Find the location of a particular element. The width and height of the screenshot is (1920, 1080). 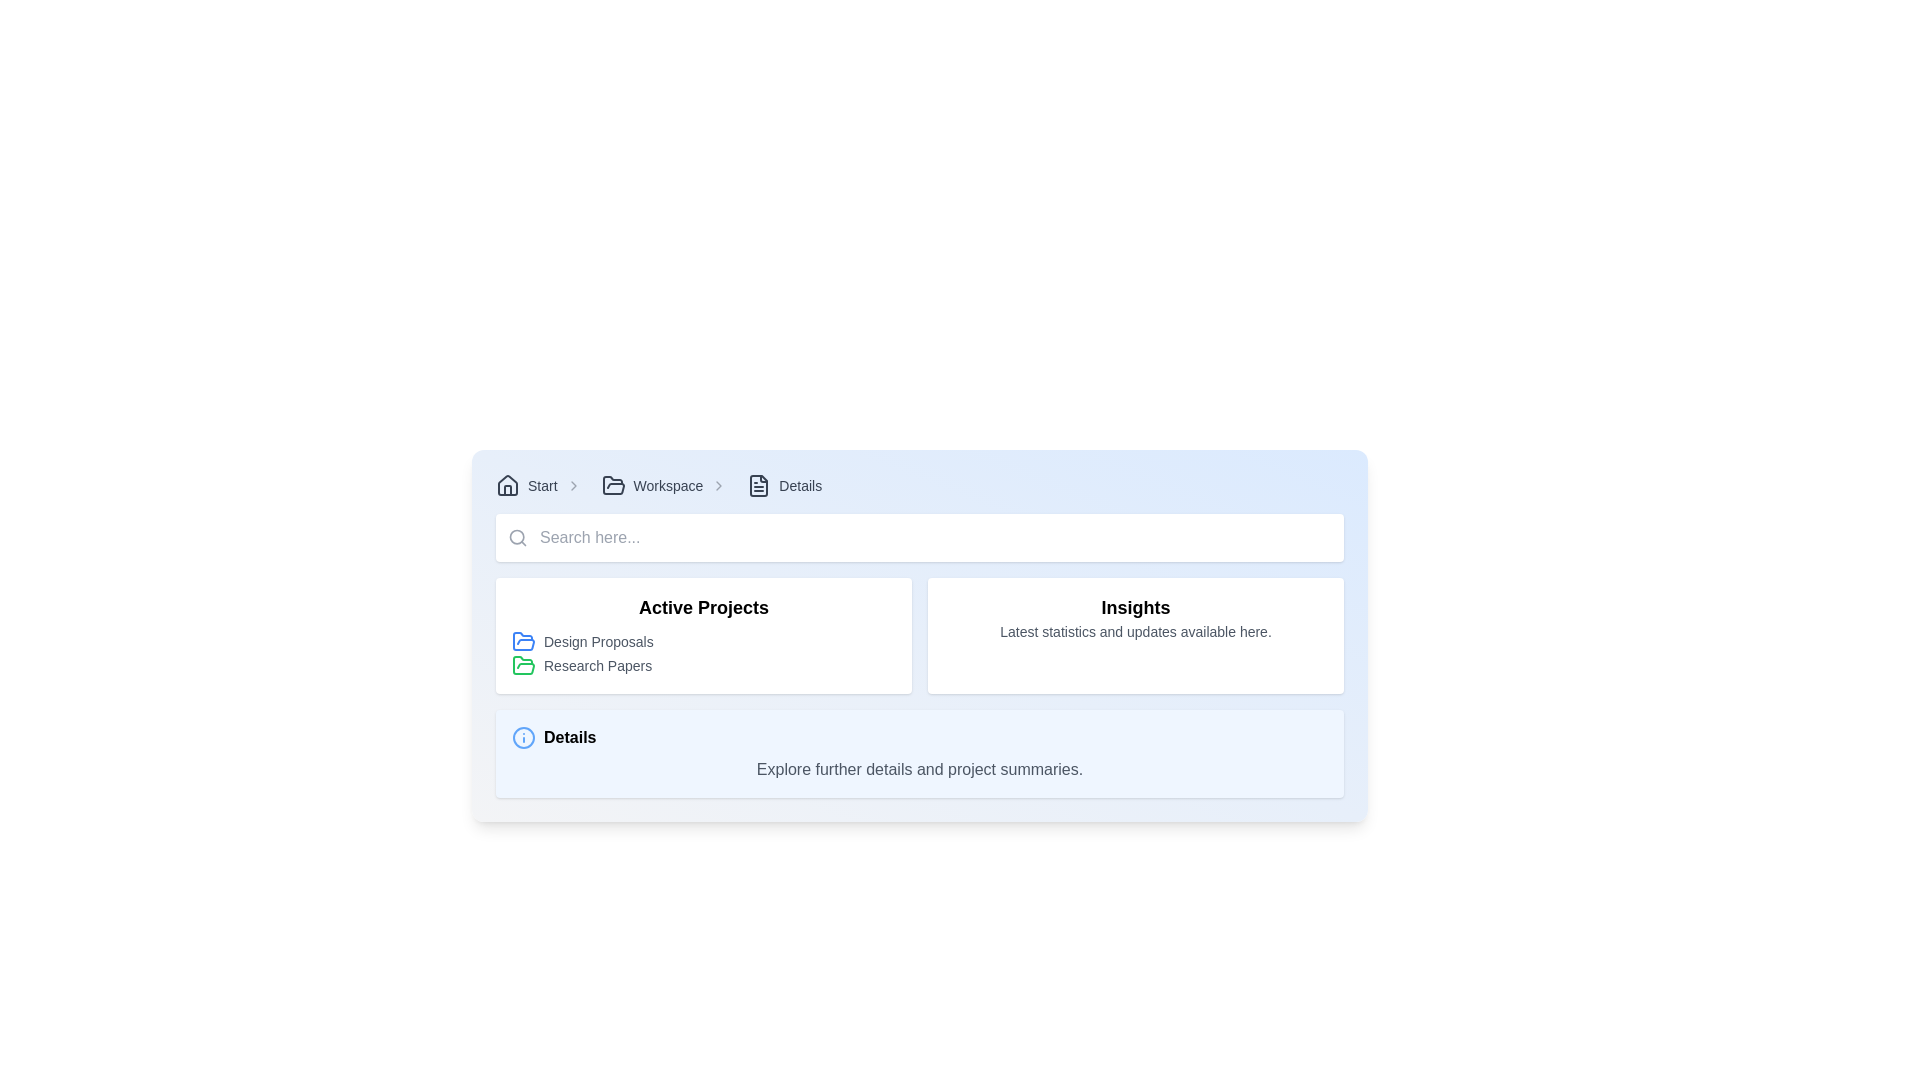

the blue folder icon in the breadcrumb navigation section is located at coordinates (523, 640).